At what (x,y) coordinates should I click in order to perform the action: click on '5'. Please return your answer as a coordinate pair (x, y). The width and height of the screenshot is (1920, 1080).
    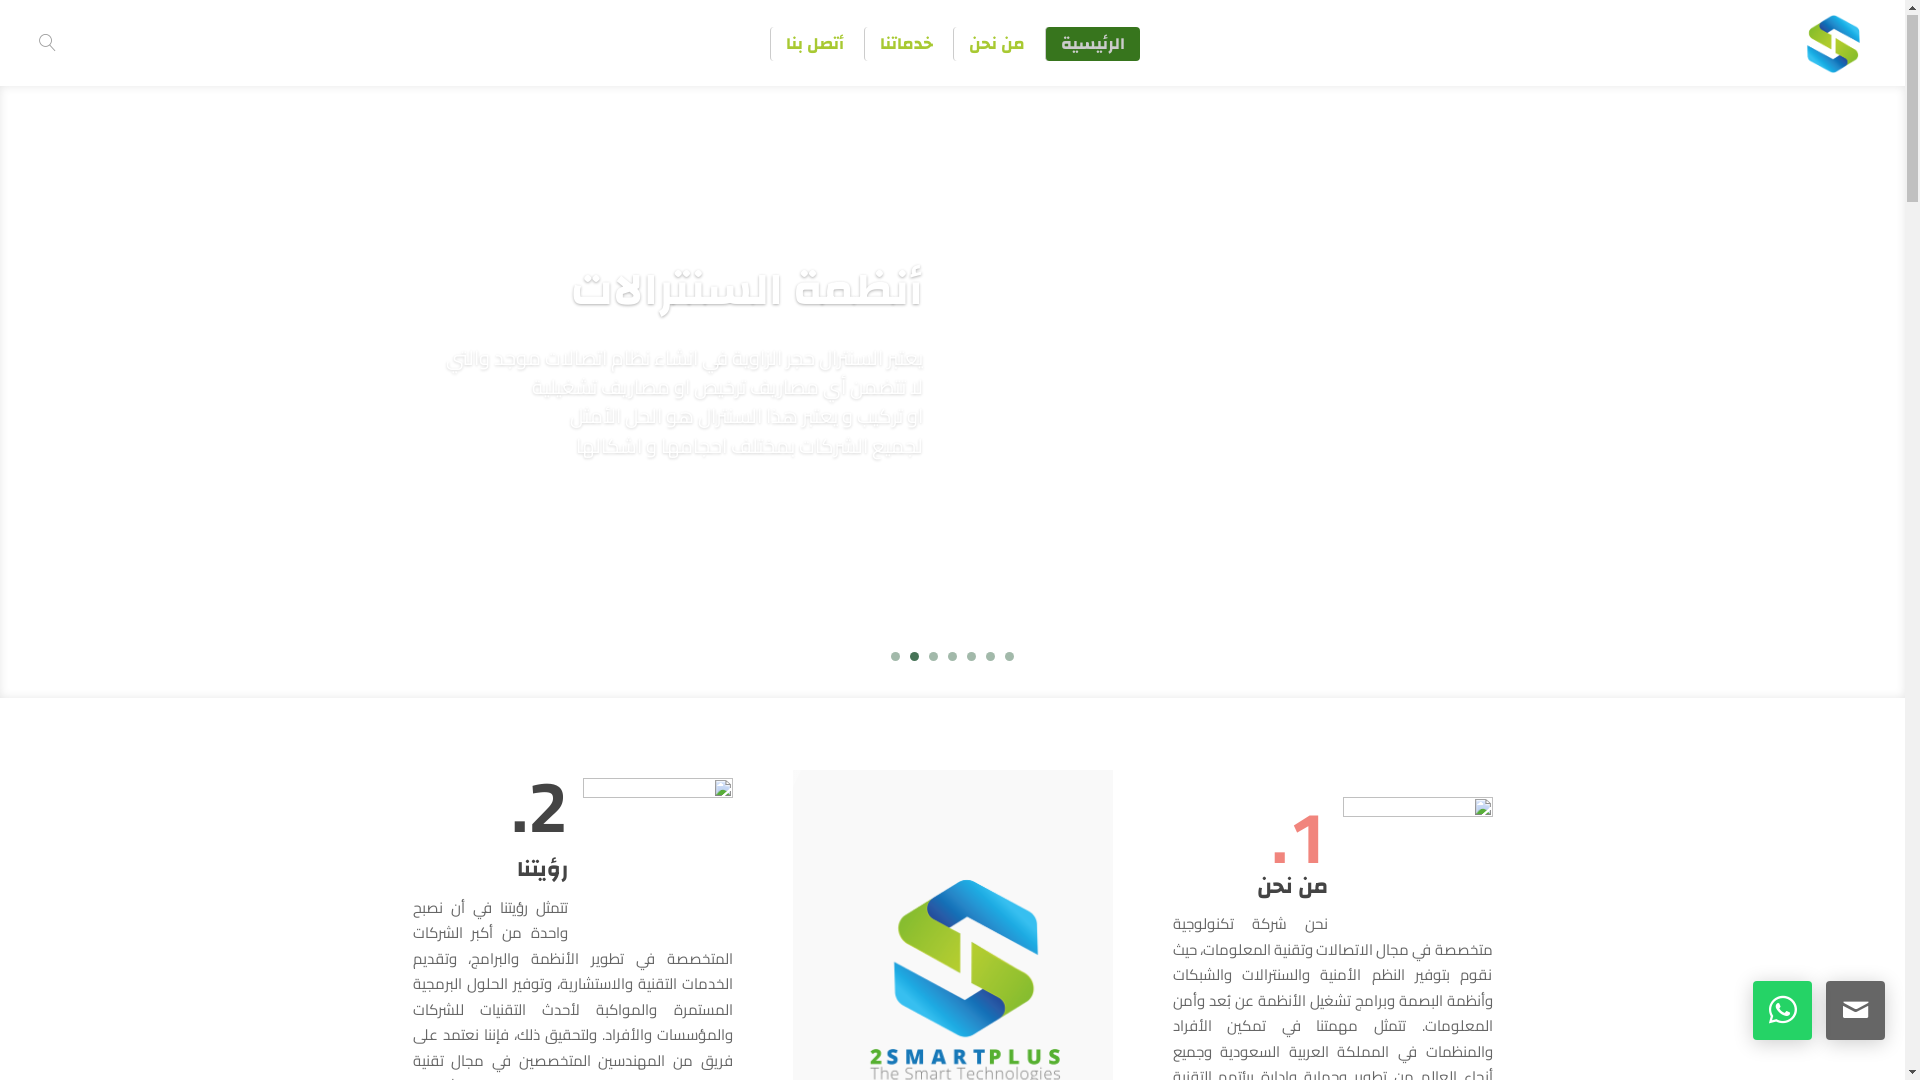
    Looking at the image, I should click on (932, 657).